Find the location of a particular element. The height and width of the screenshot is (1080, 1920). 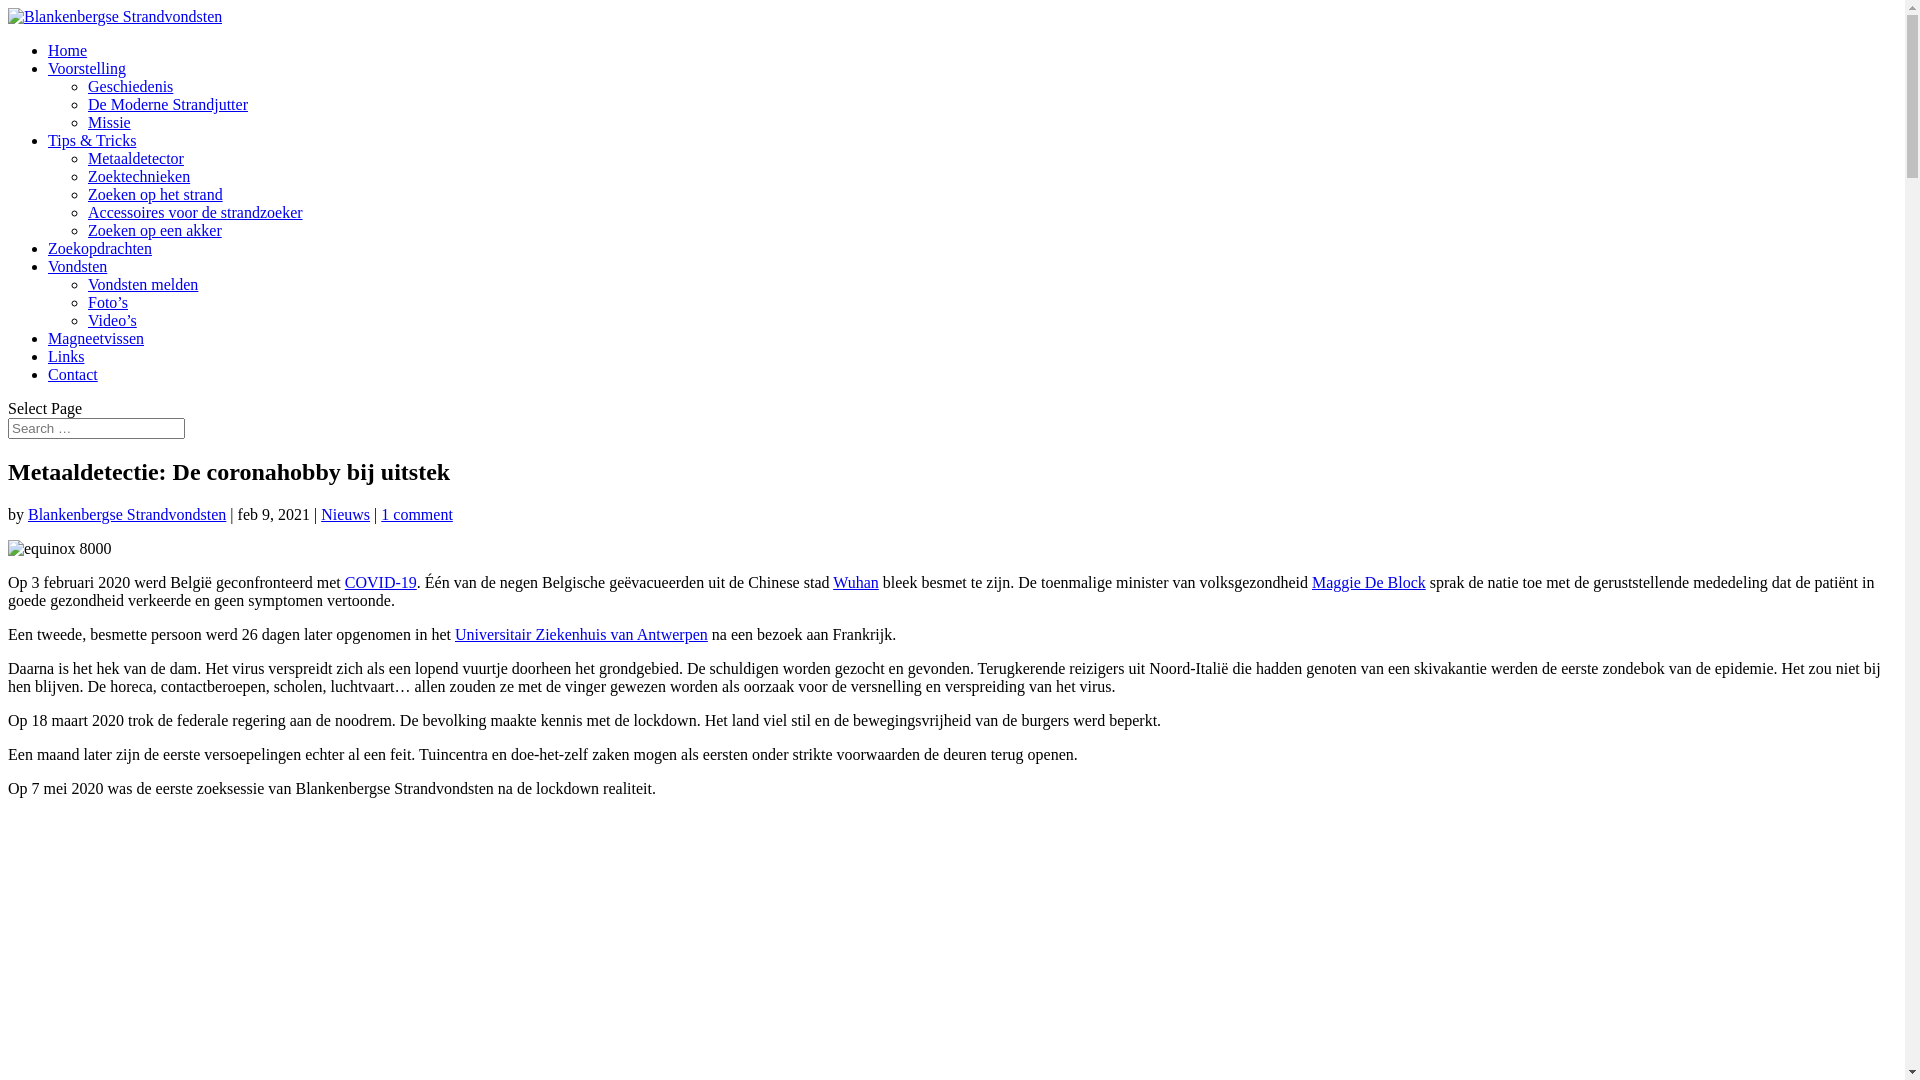

'Geschiedenis' is located at coordinates (129, 85).